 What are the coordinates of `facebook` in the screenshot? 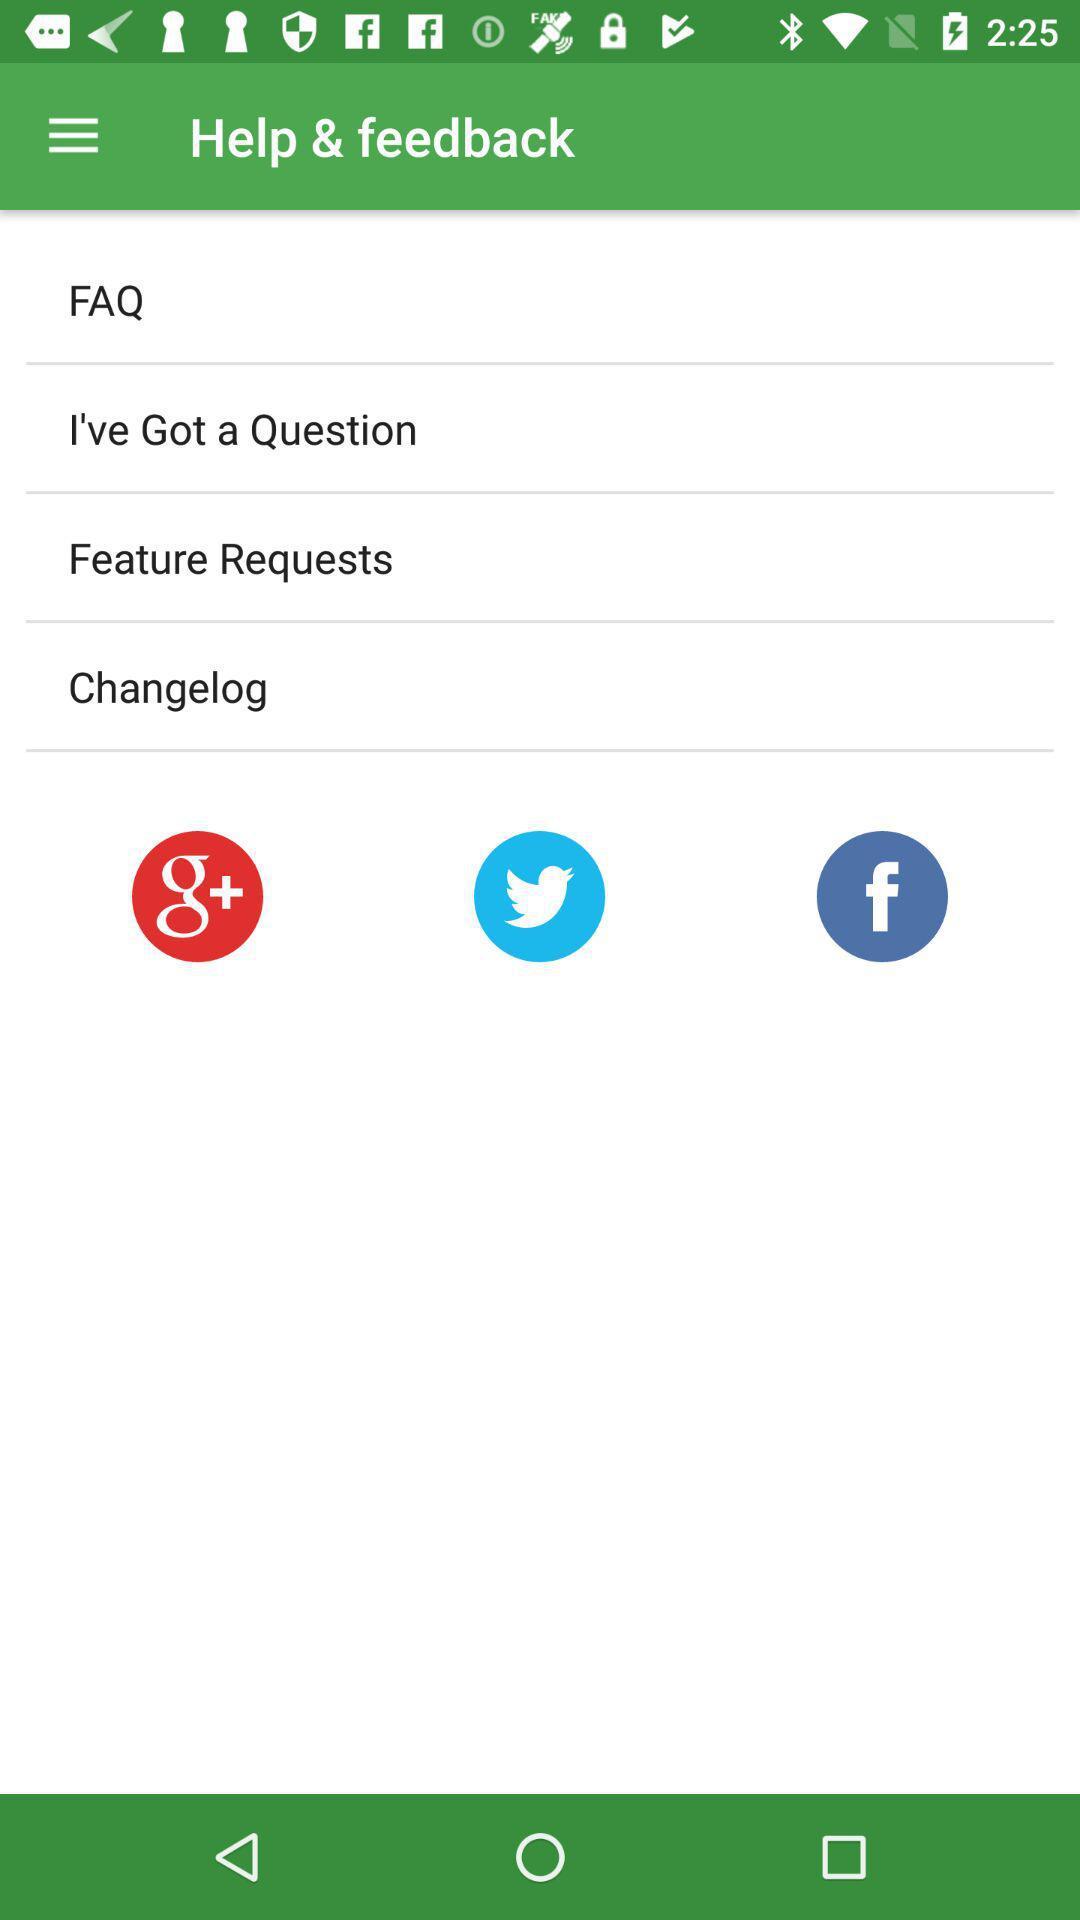 It's located at (881, 895).